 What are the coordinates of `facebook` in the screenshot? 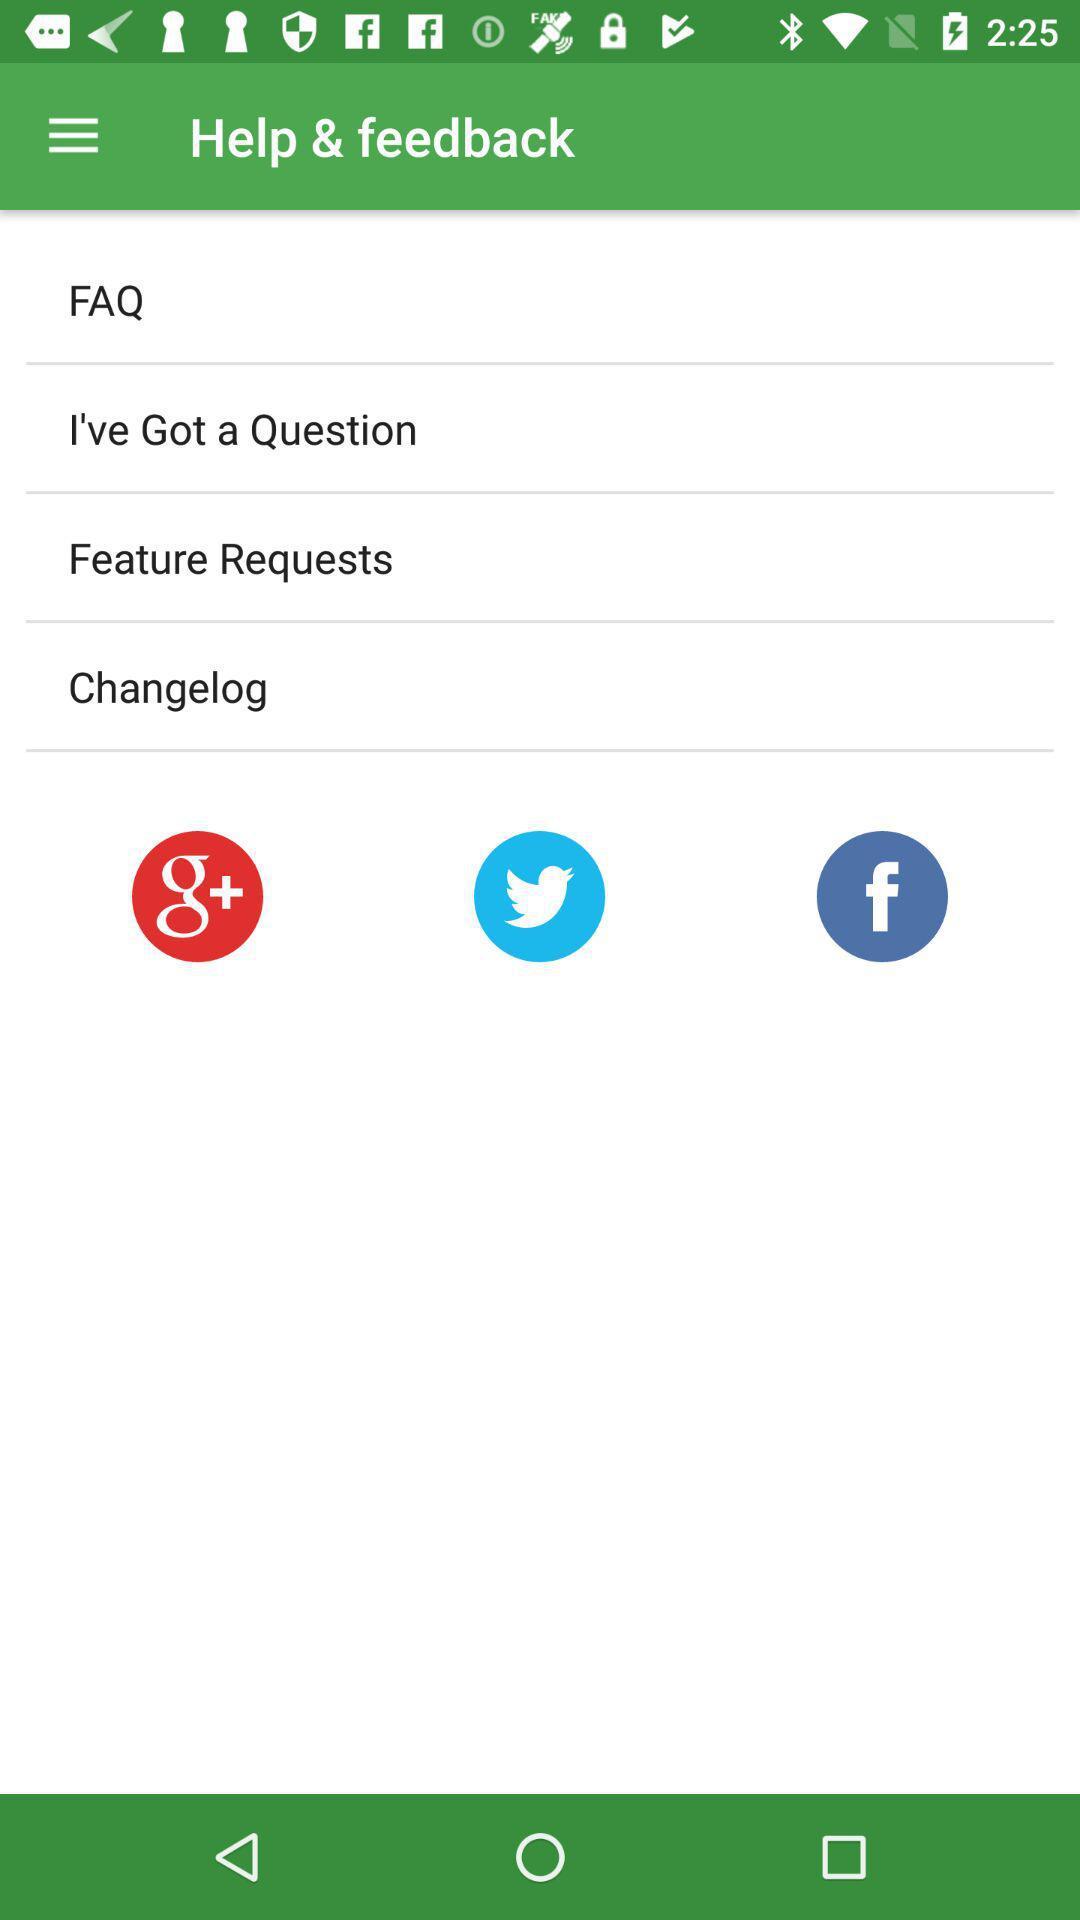 It's located at (881, 895).